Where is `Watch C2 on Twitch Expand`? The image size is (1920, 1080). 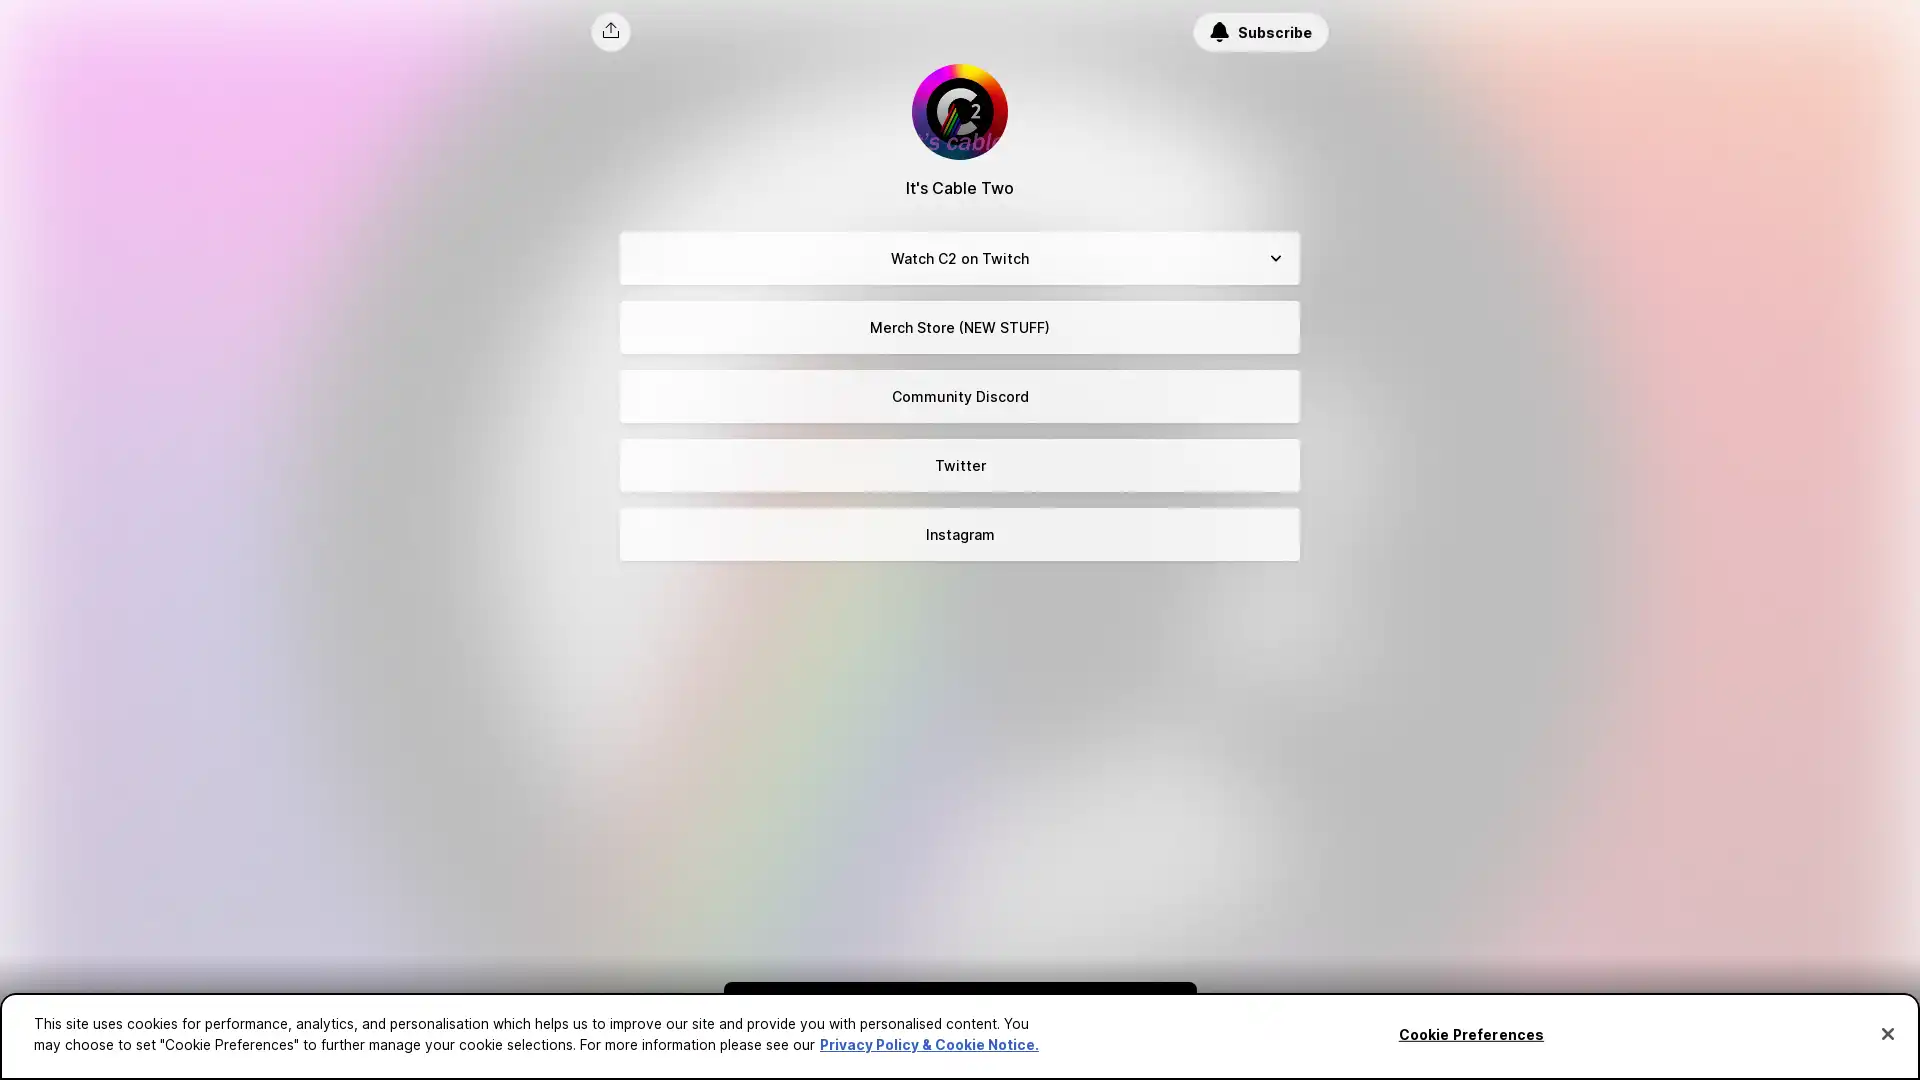
Watch C2 on Twitch Expand is located at coordinates (960, 257).